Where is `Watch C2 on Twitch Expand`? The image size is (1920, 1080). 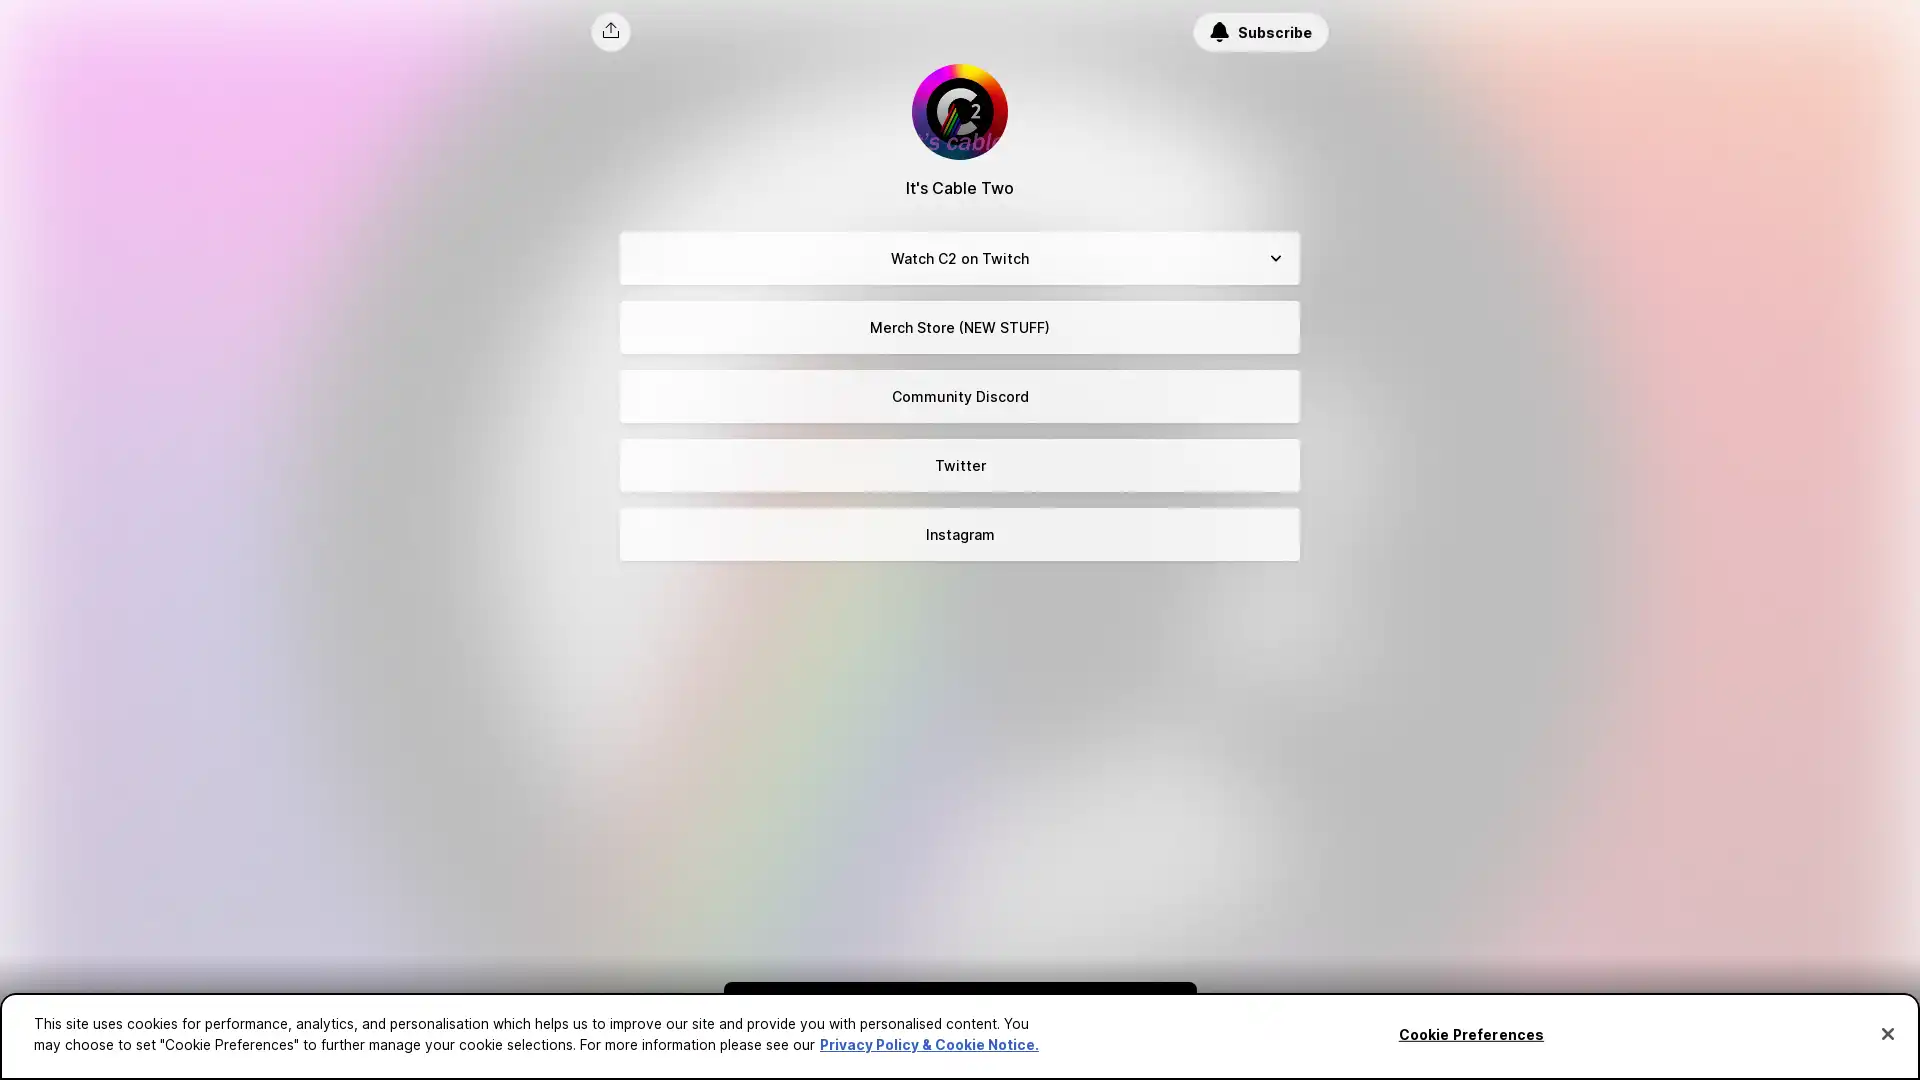
Watch C2 on Twitch Expand is located at coordinates (960, 257).